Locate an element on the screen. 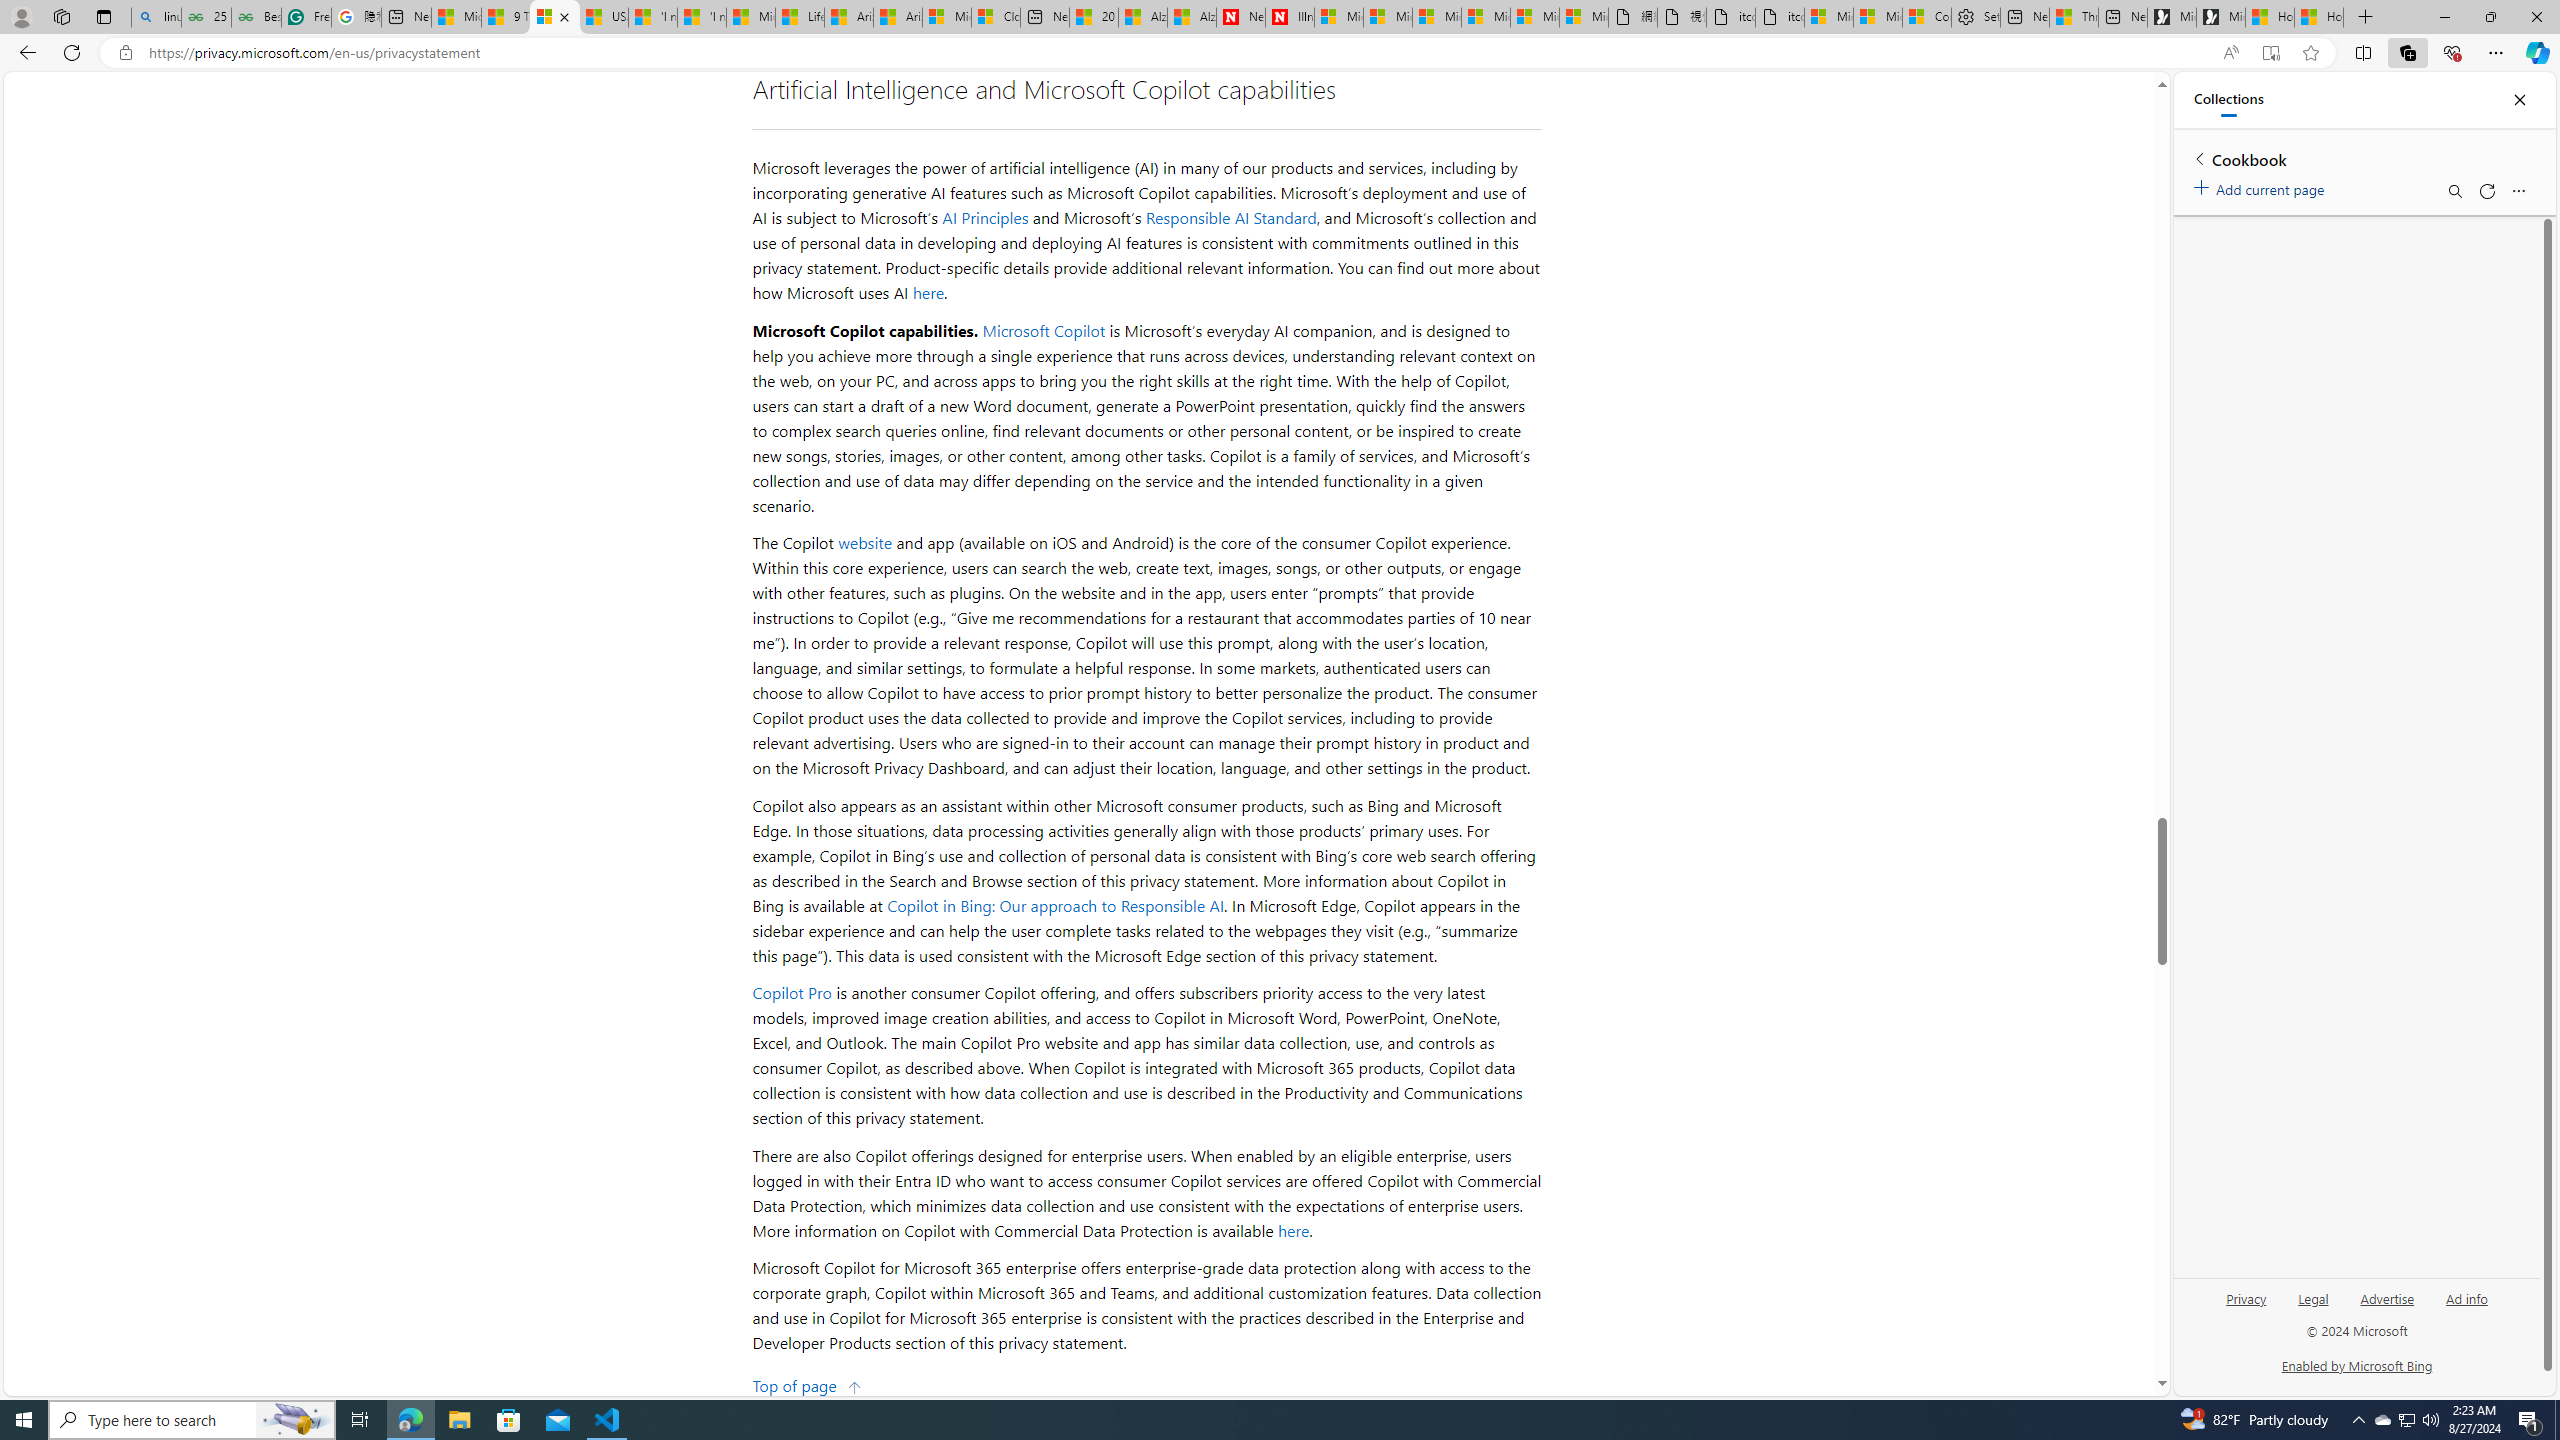 This screenshot has width=2560, height=1440. 'Copilot Pro' is located at coordinates (791, 991).